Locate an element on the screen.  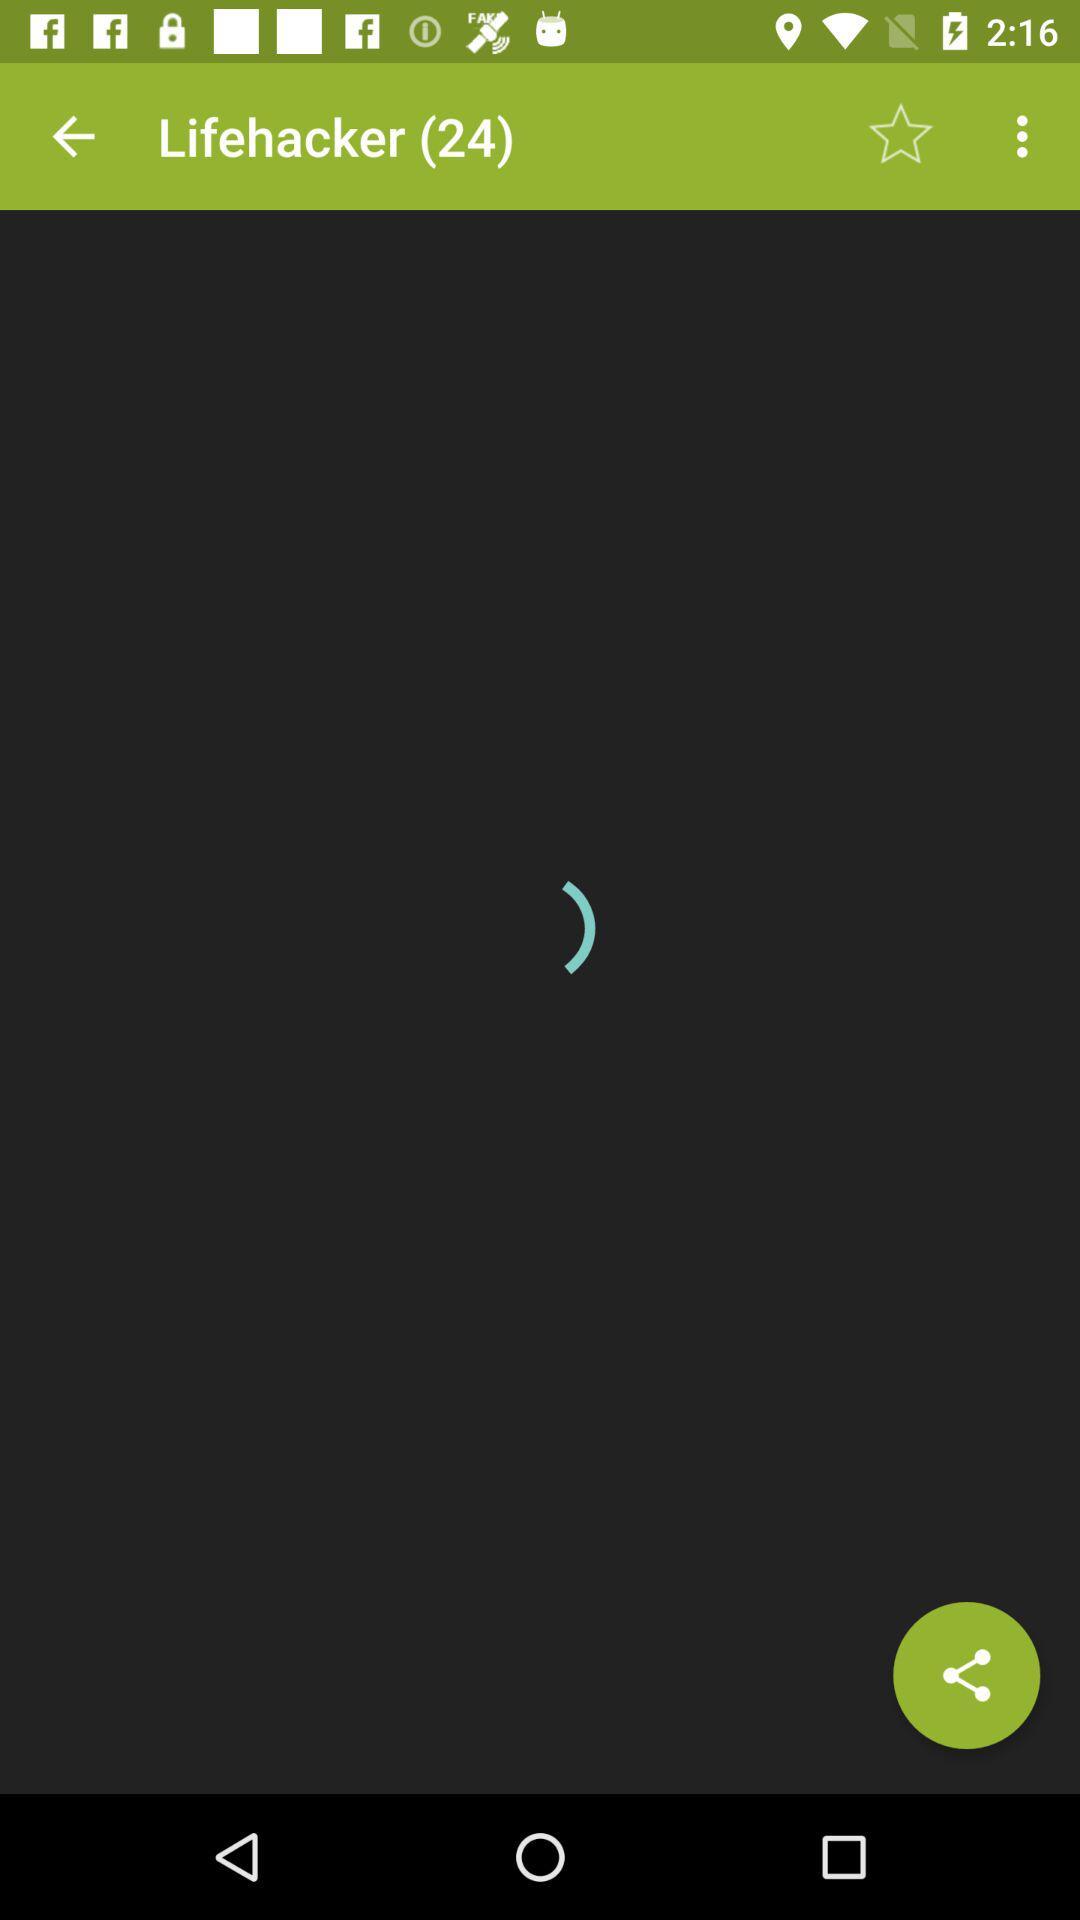
share the article is located at coordinates (965, 1675).